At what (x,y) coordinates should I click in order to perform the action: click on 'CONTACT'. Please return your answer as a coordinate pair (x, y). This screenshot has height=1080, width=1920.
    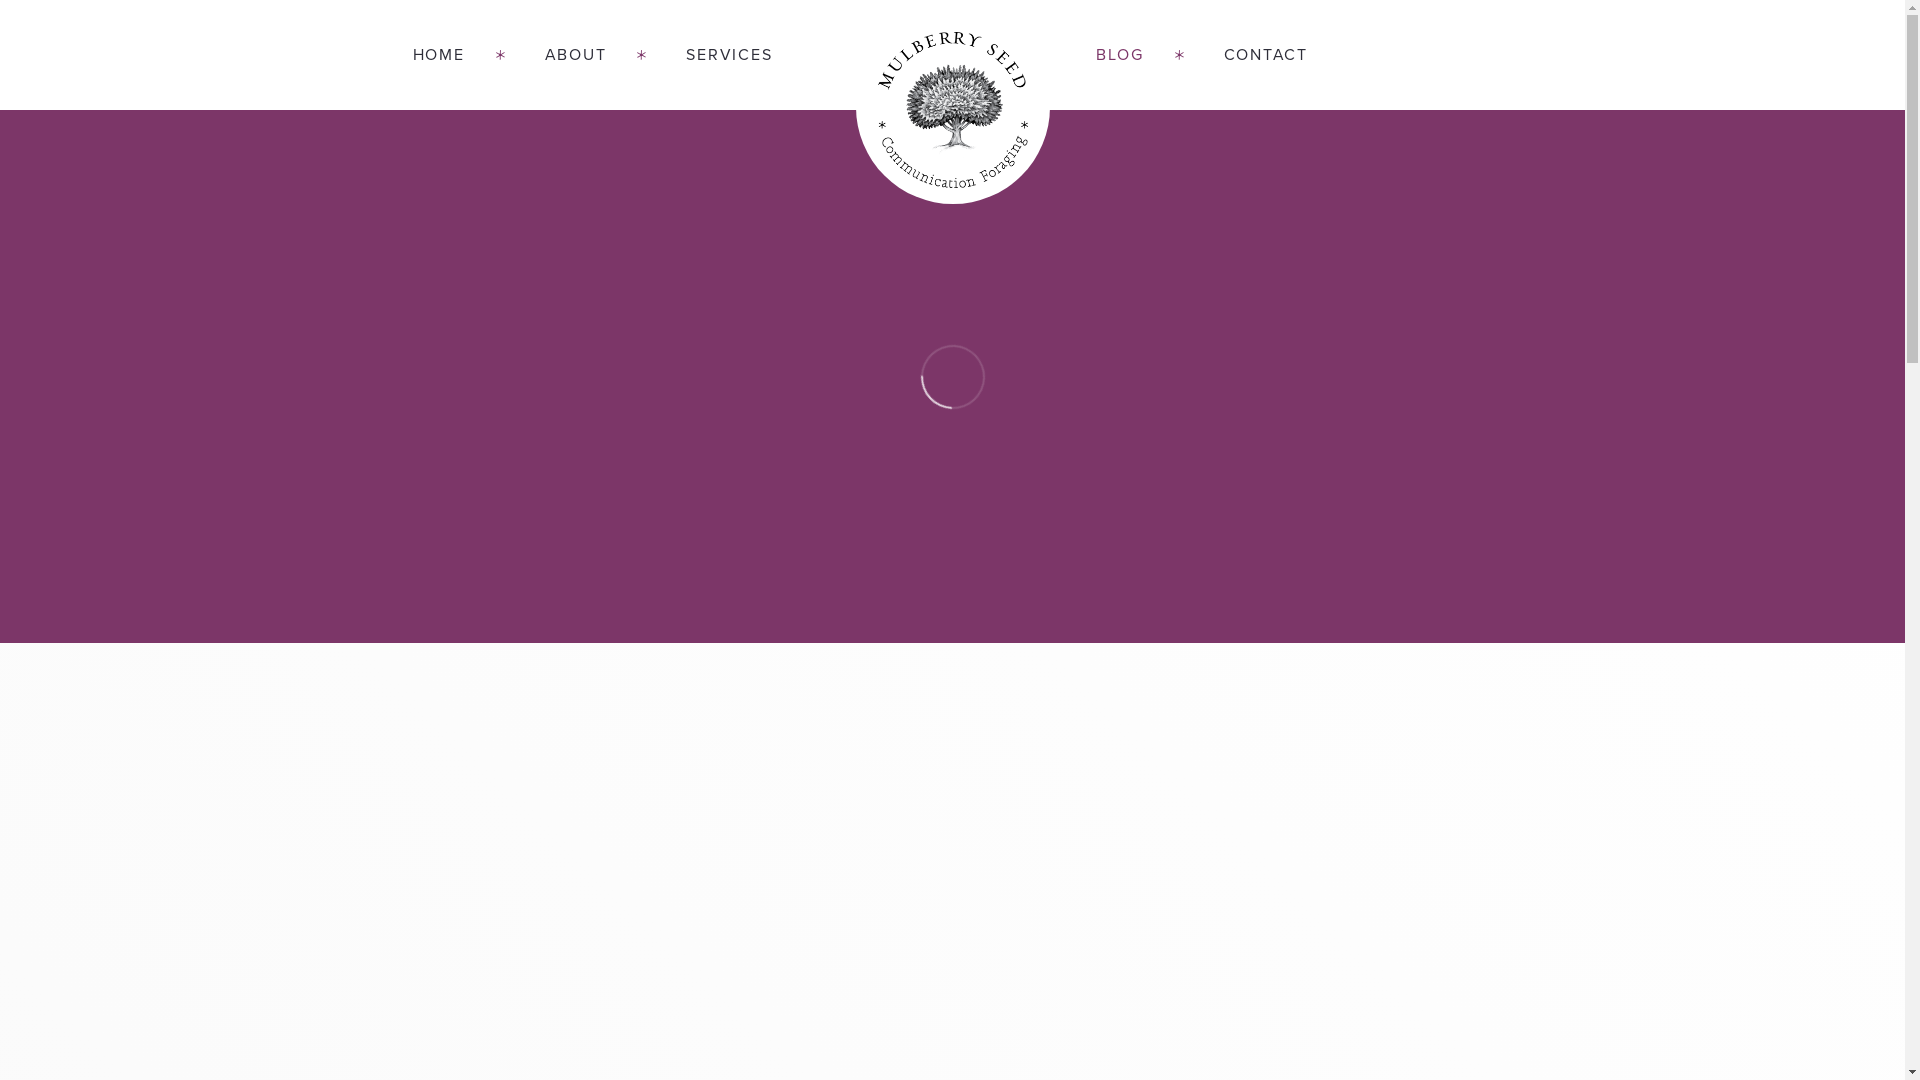
    Looking at the image, I should click on (1245, 53).